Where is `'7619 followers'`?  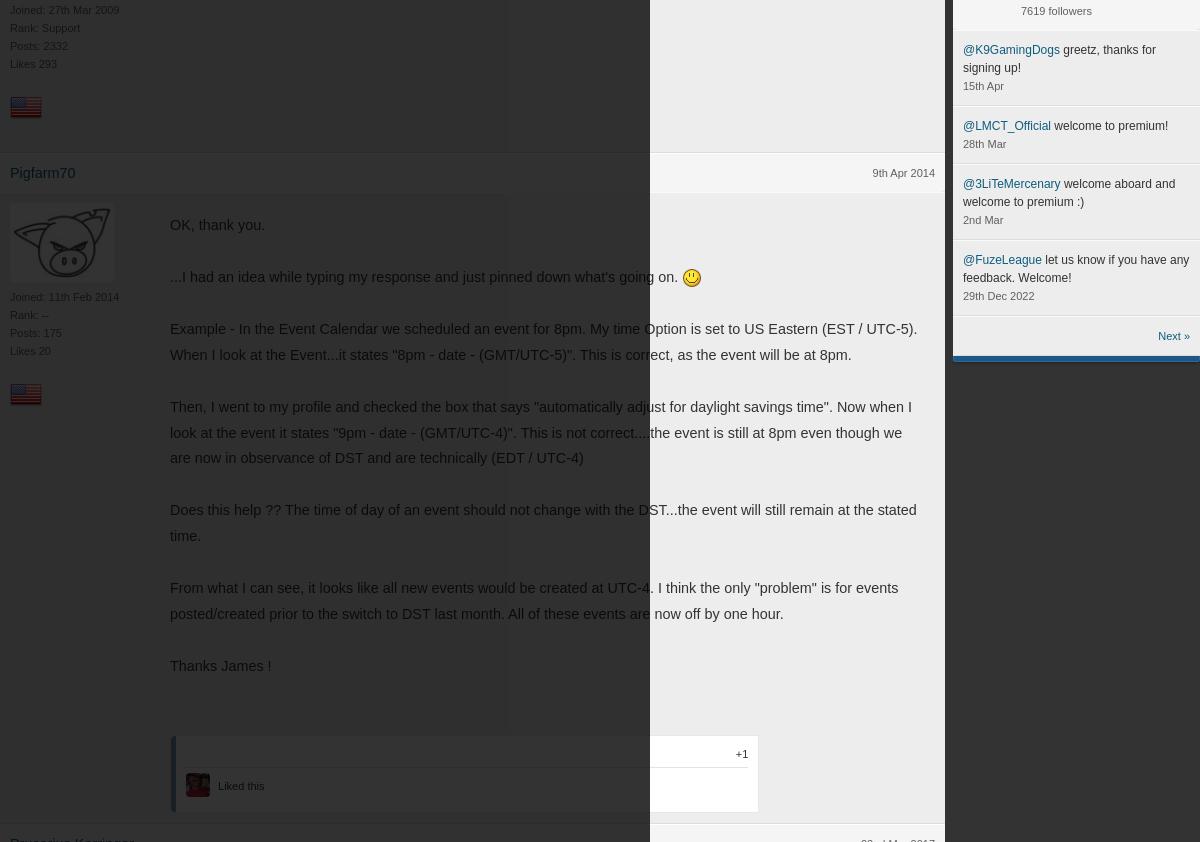
'7619 followers' is located at coordinates (1055, 10).